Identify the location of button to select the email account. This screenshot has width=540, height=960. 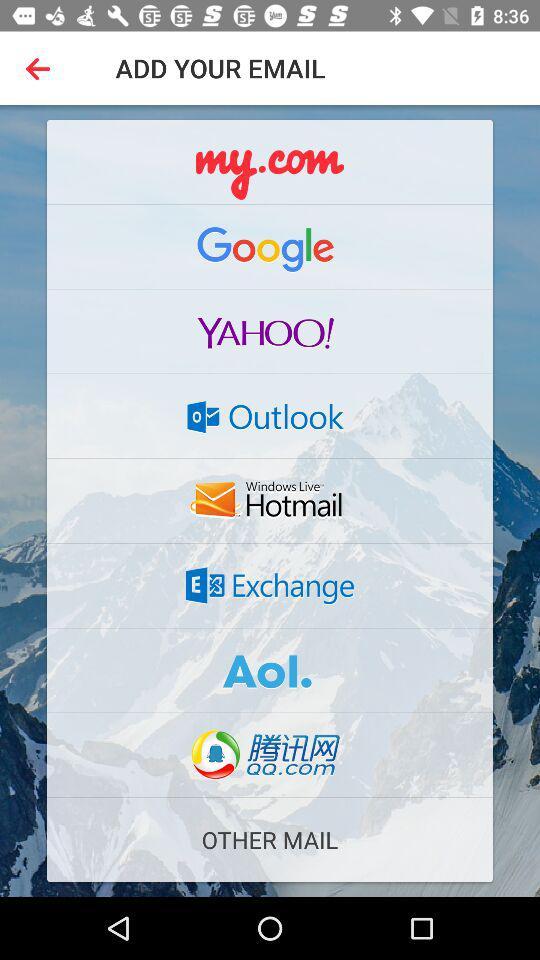
(270, 500).